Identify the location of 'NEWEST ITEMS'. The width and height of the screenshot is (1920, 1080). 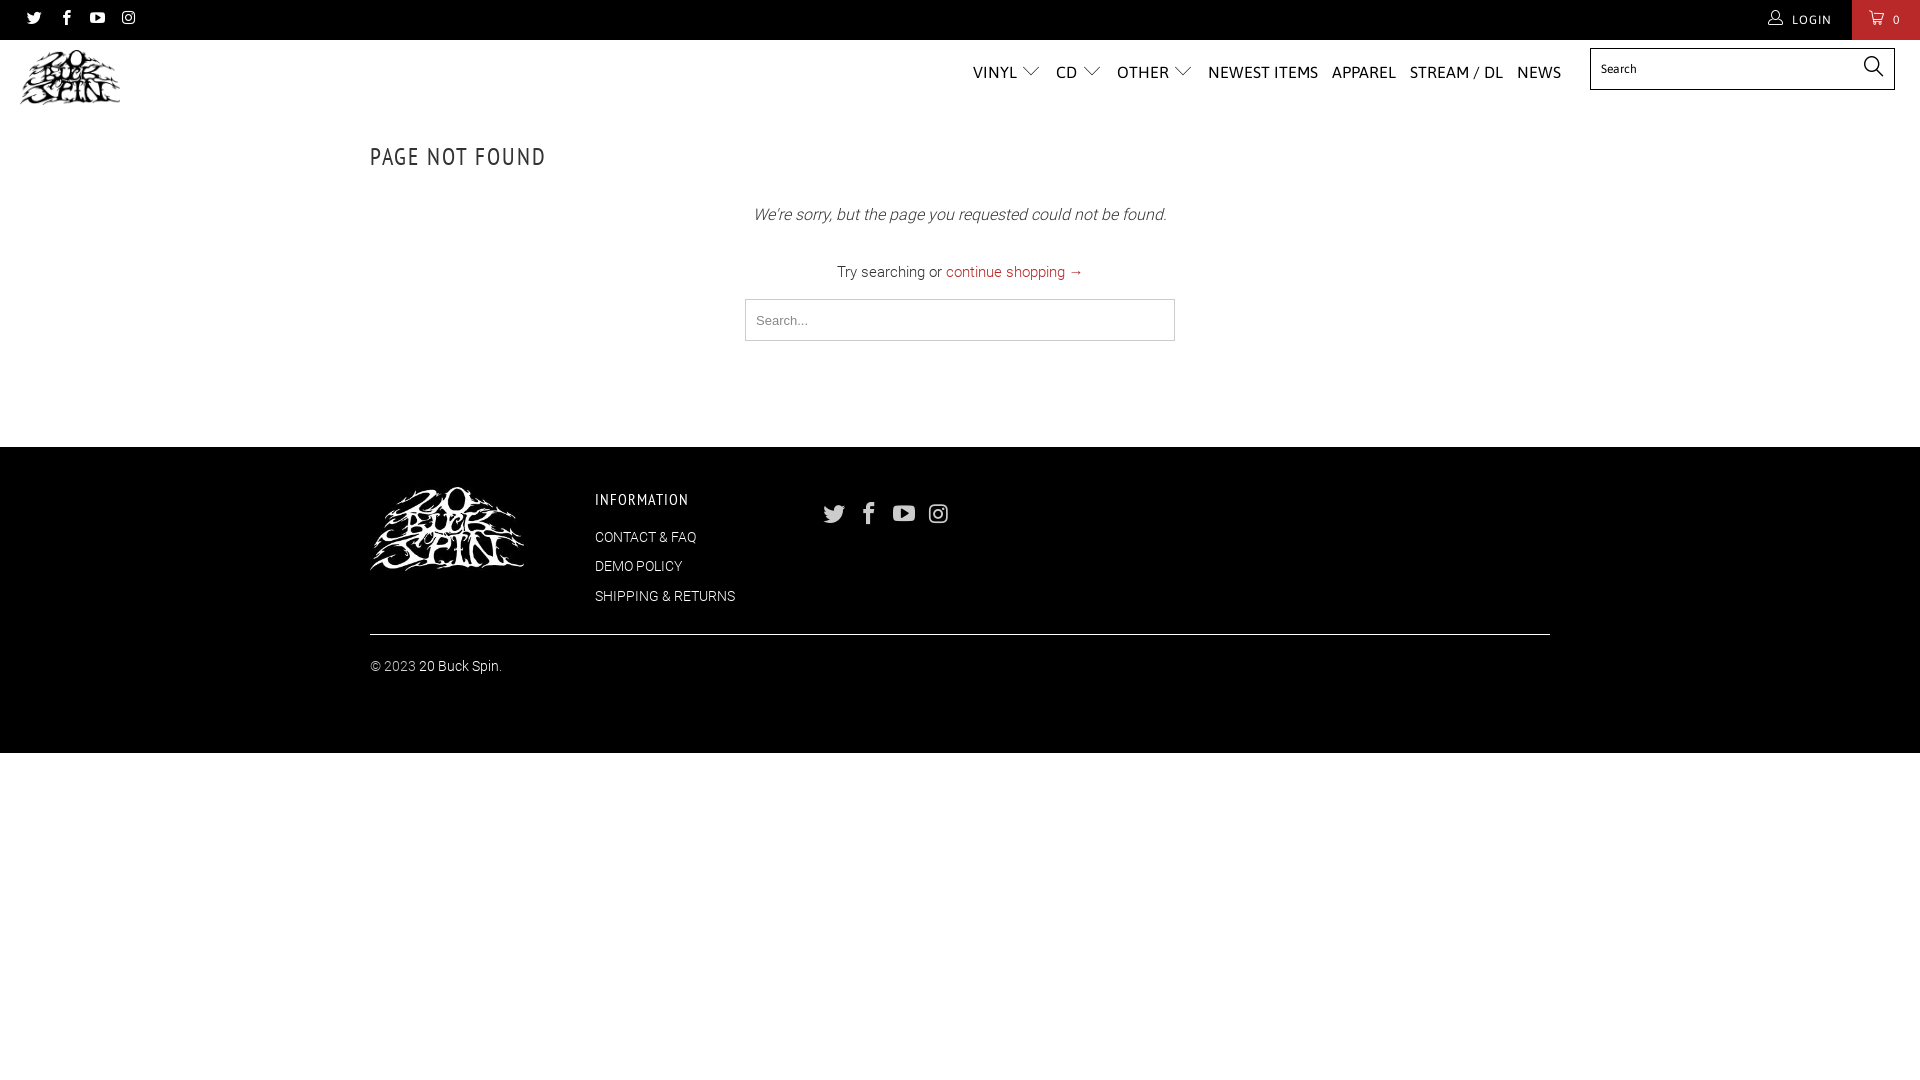
(1261, 71).